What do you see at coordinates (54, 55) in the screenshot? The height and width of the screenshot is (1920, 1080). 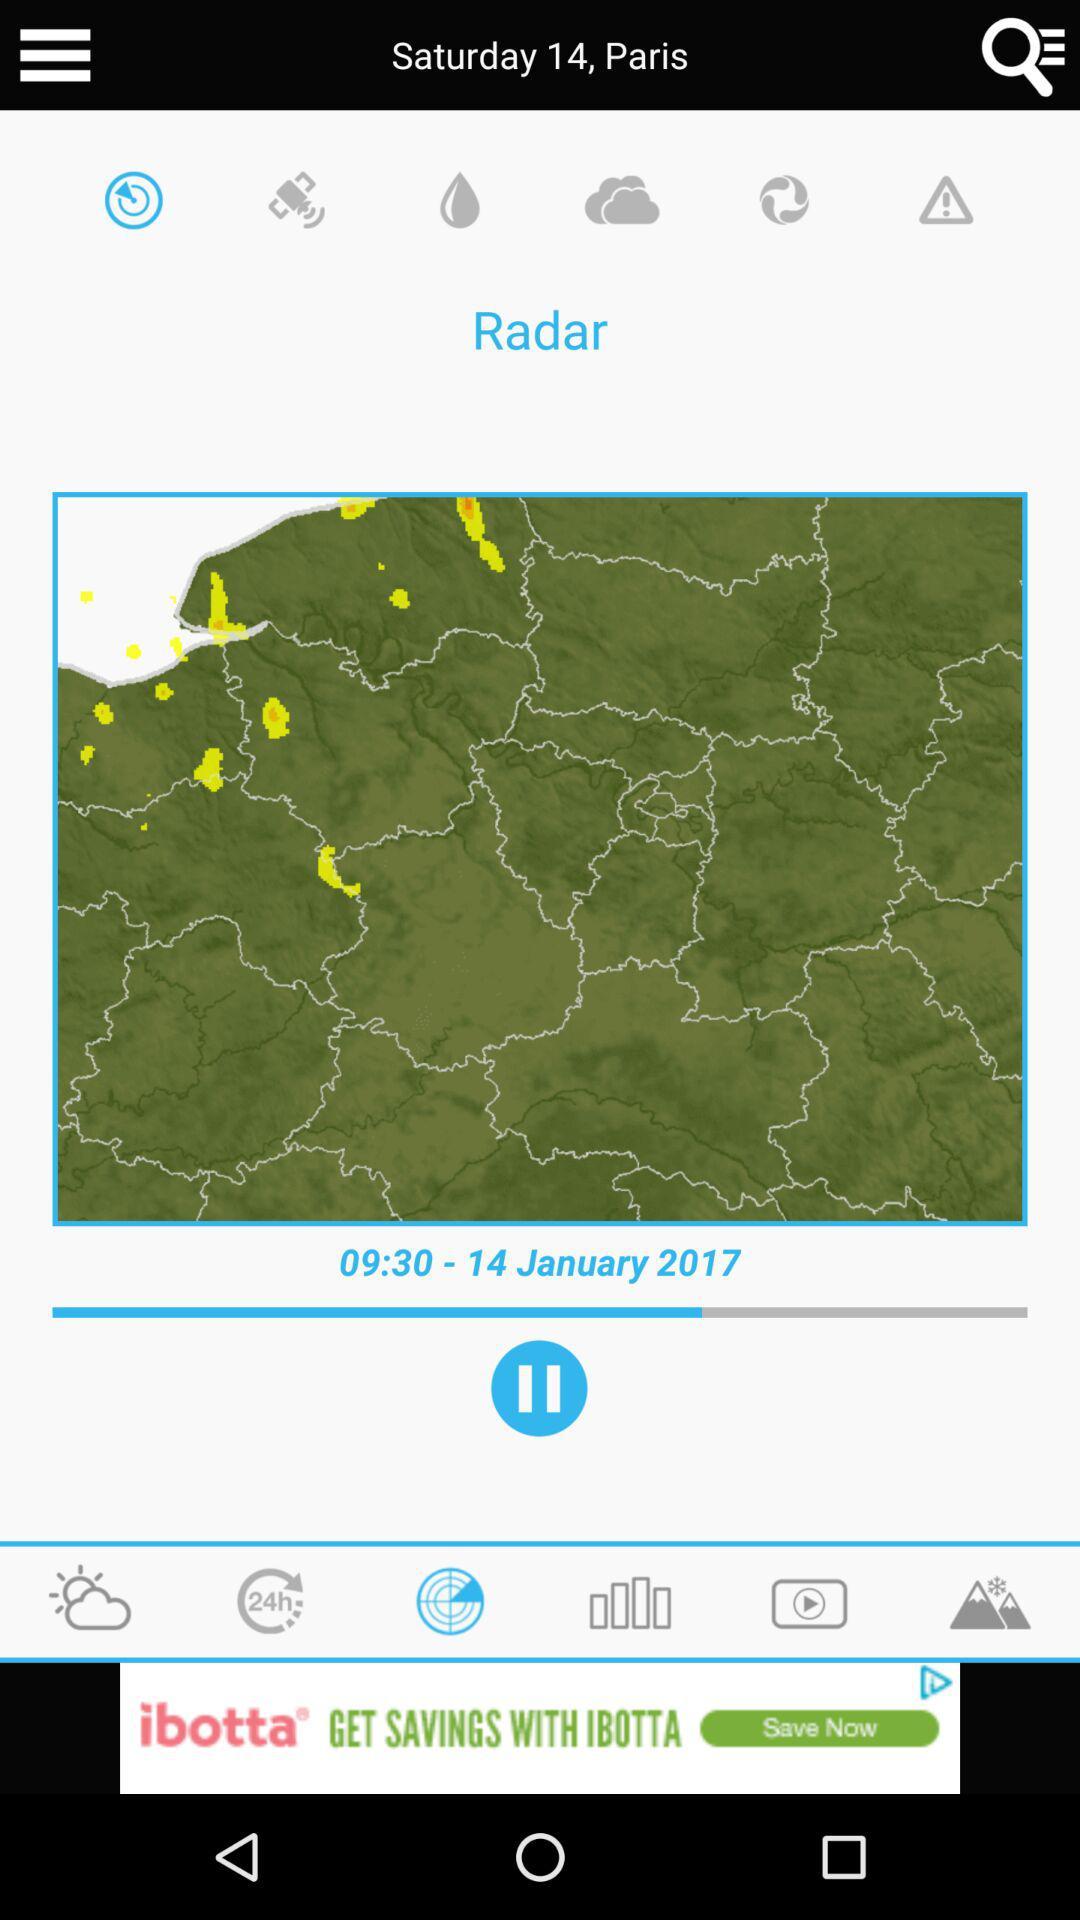 I see `menu` at bounding box center [54, 55].